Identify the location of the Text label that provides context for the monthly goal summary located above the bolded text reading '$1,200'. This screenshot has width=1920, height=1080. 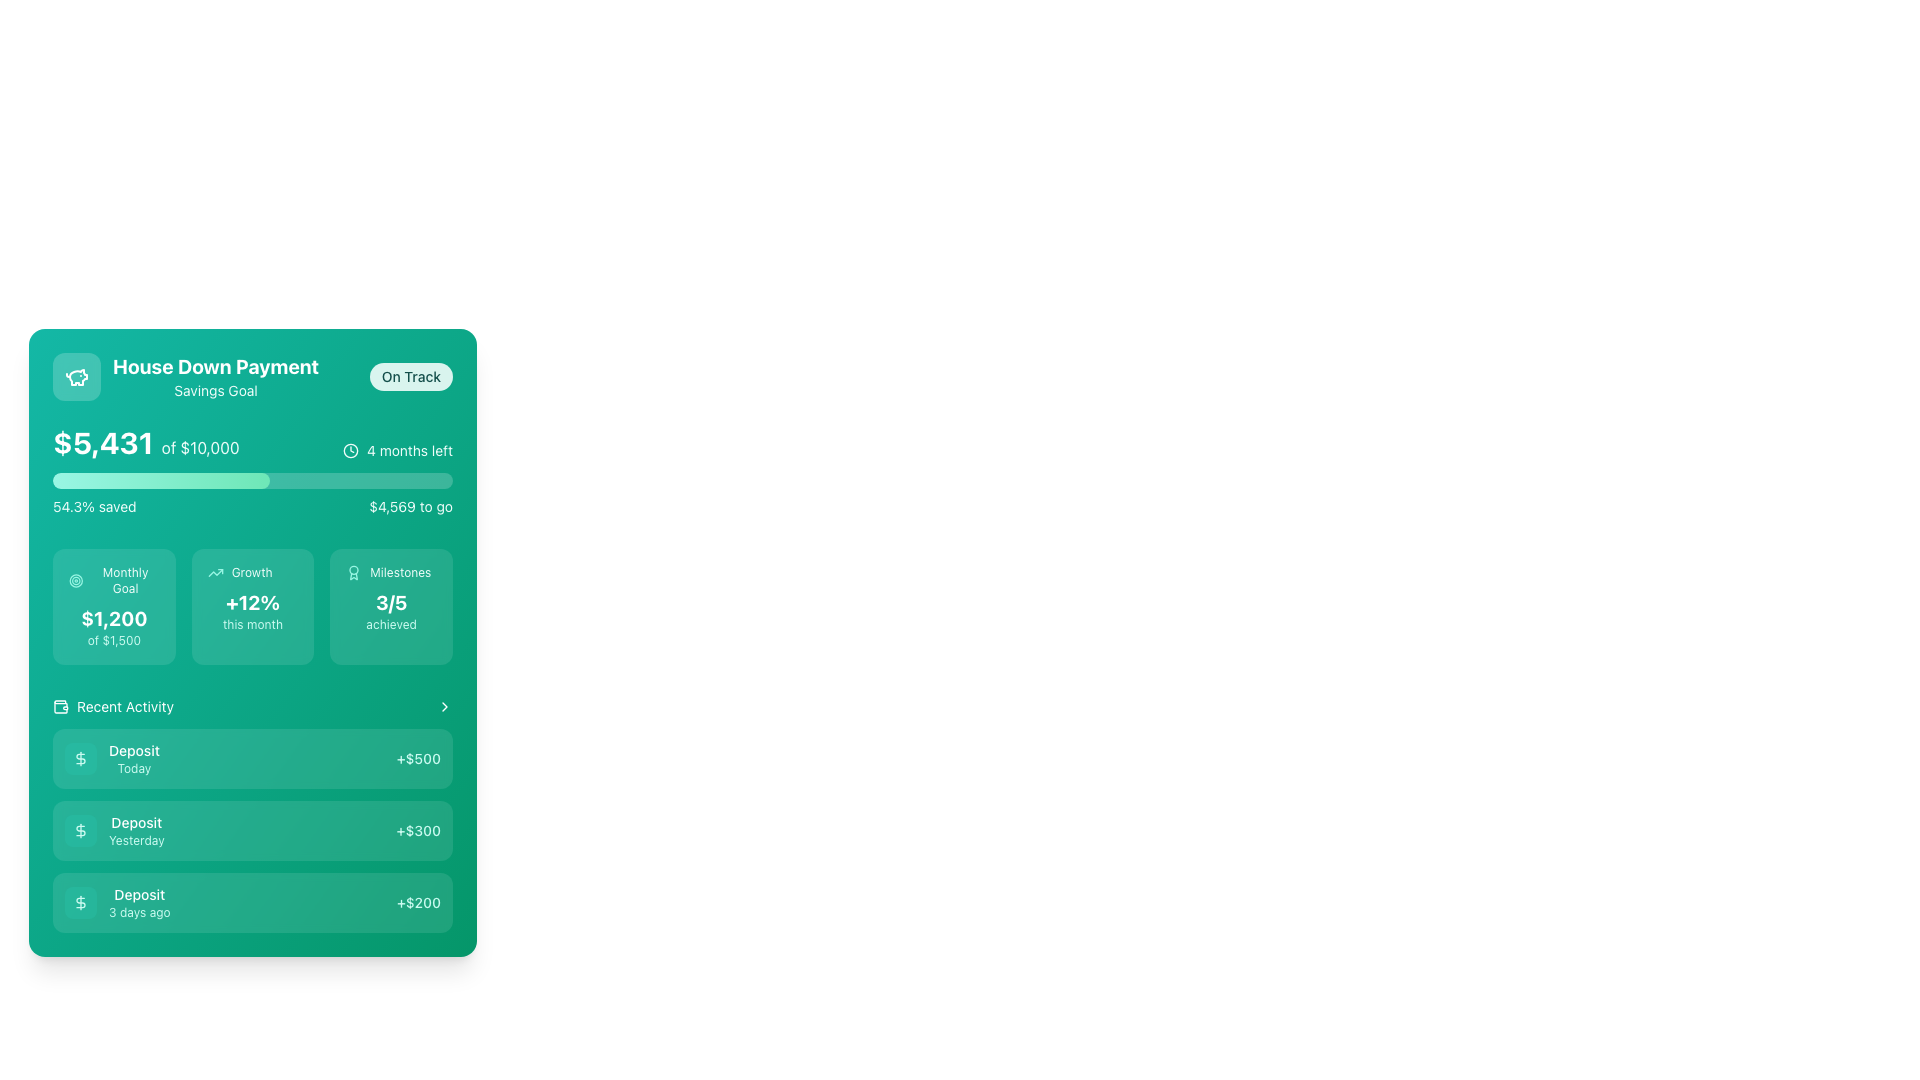
(113, 581).